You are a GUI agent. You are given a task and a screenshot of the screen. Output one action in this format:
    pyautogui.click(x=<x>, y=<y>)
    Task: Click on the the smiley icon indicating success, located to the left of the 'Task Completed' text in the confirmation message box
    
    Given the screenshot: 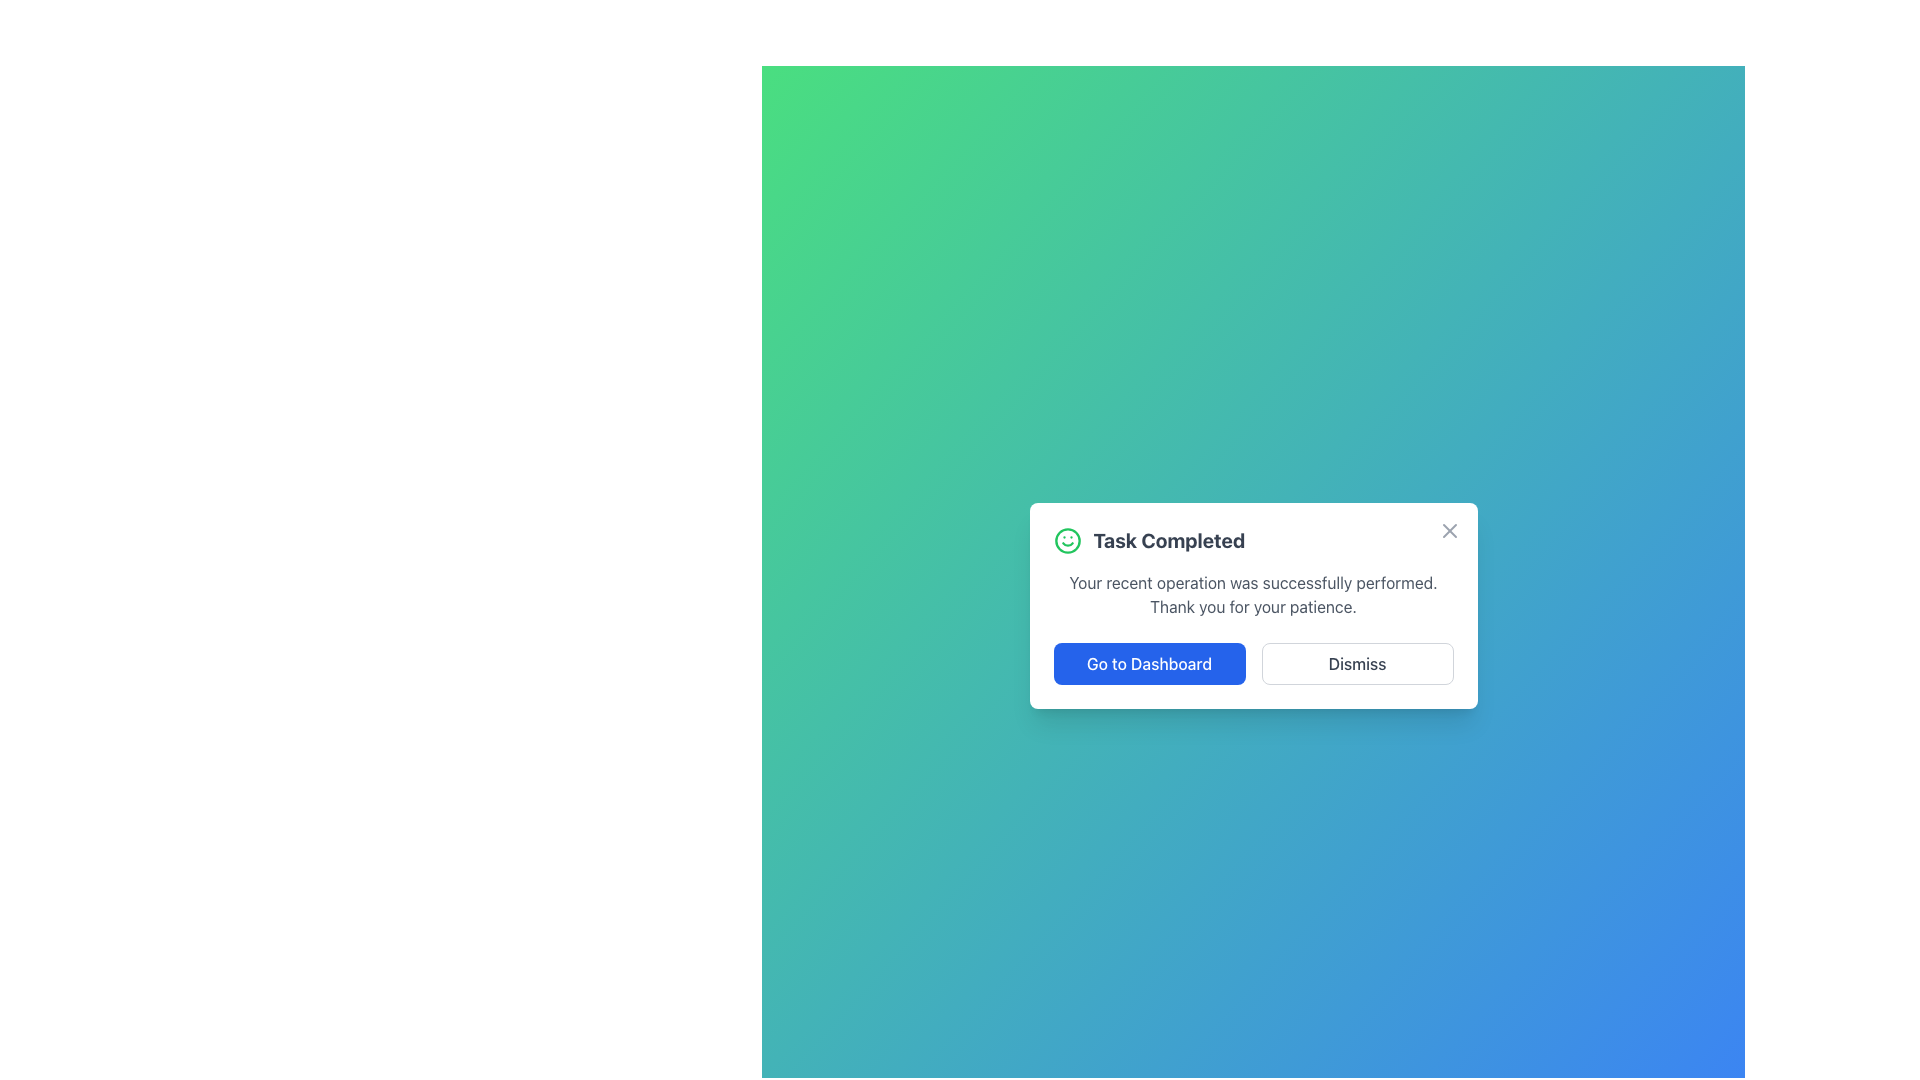 What is the action you would take?
    pyautogui.click(x=1066, y=540)
    